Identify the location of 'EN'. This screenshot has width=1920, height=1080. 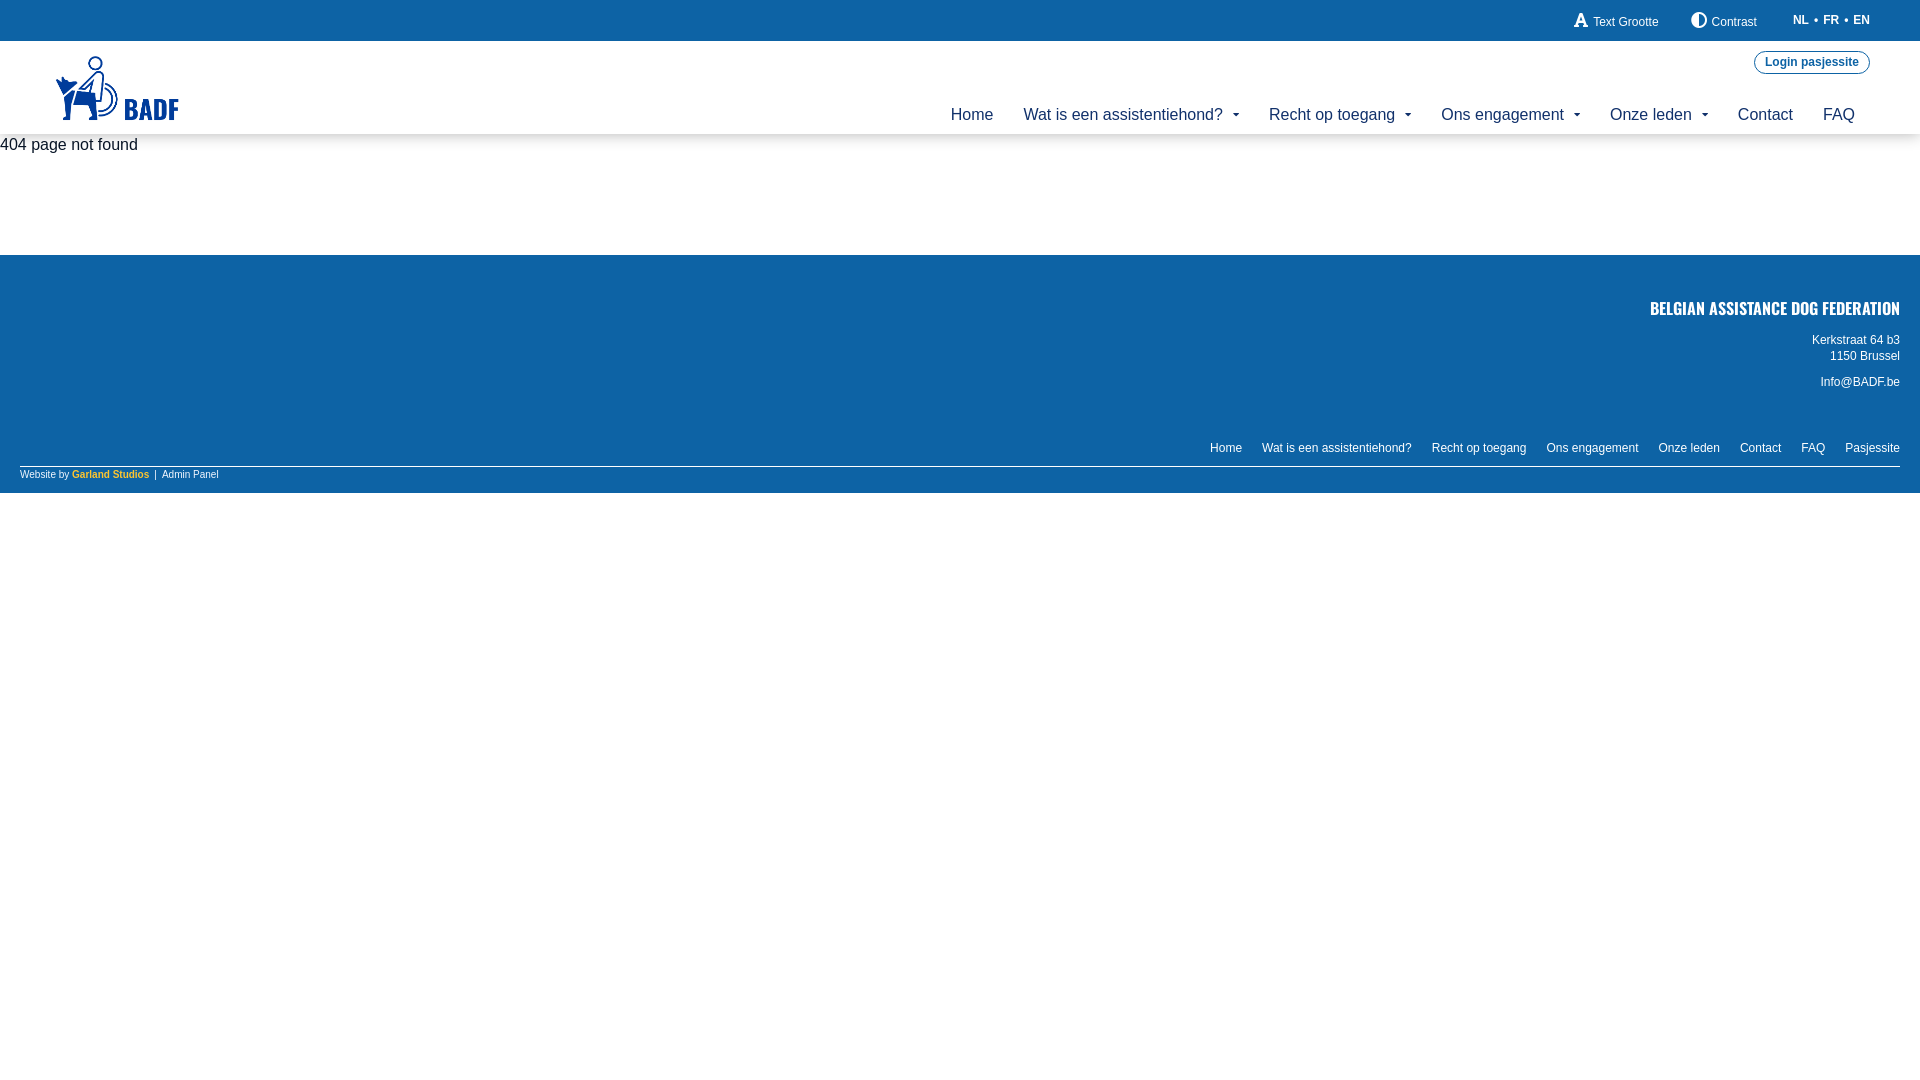
(1860, 19).